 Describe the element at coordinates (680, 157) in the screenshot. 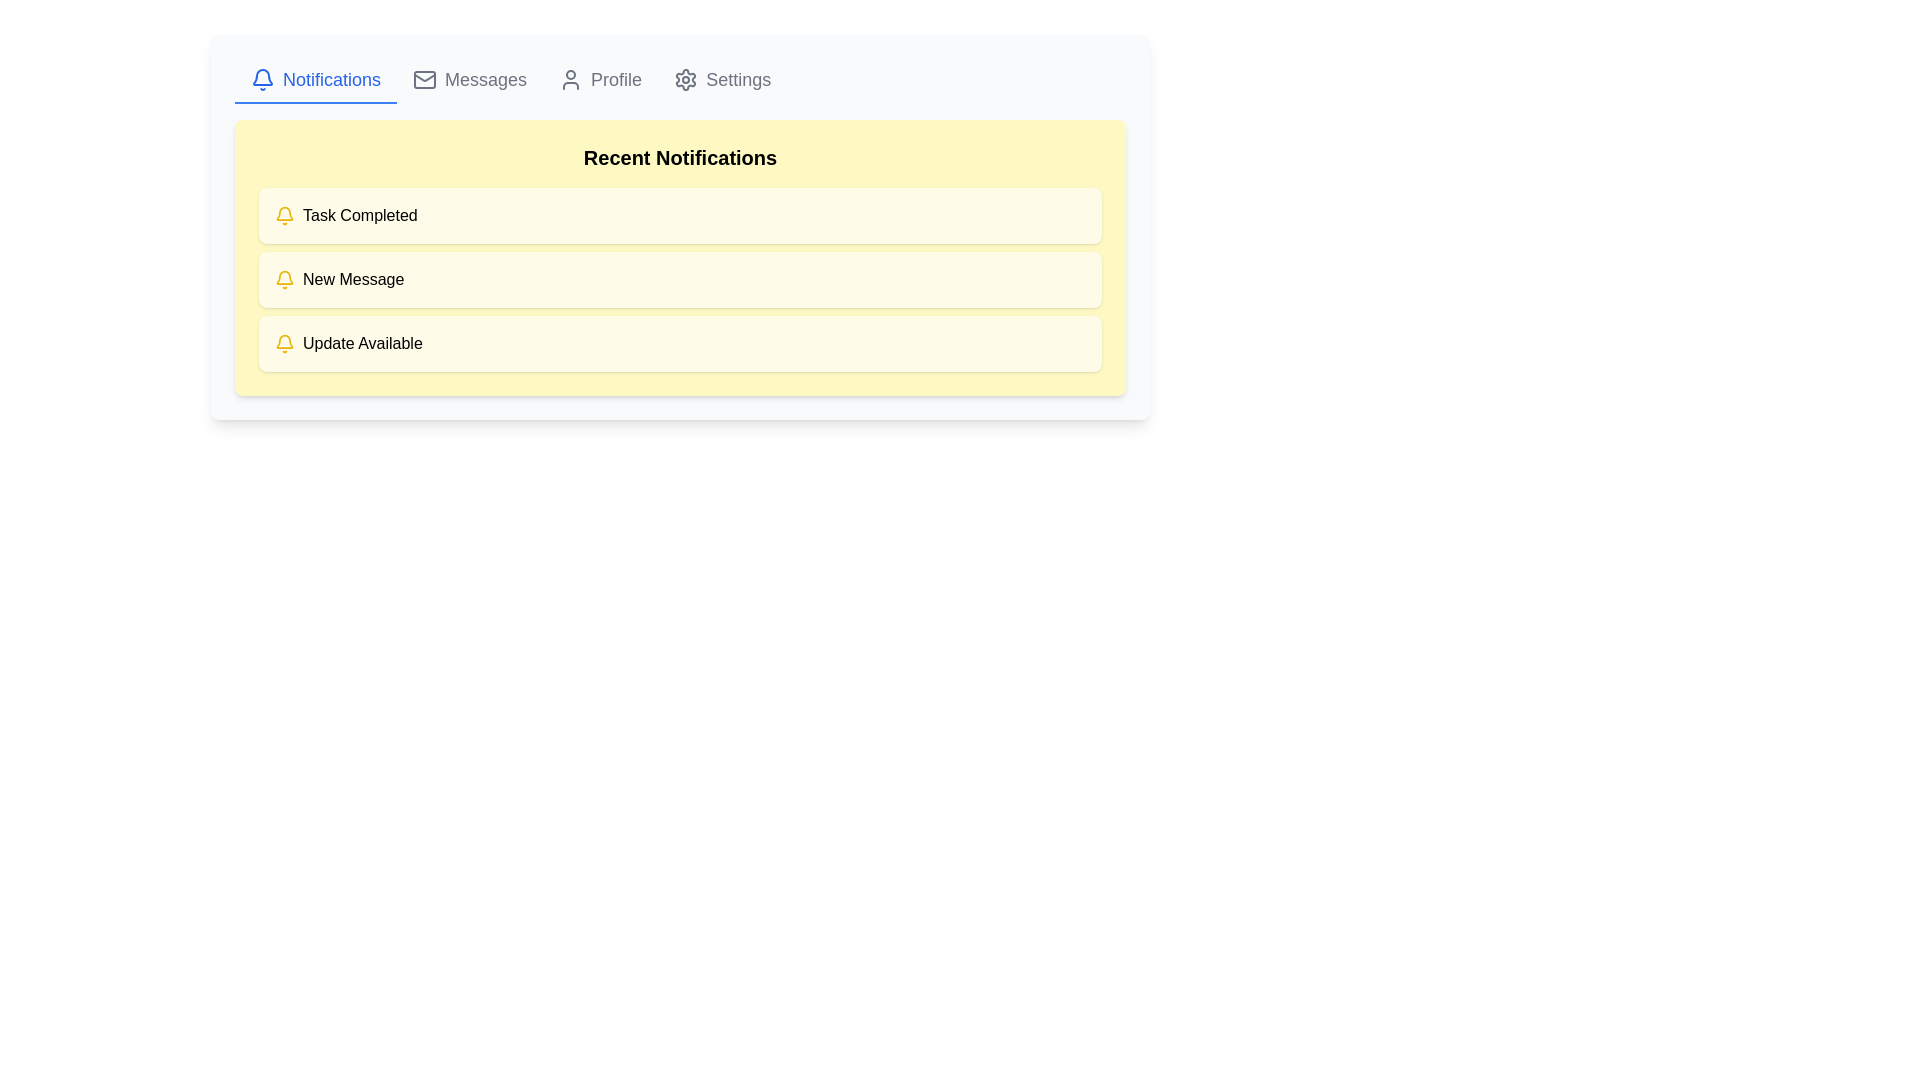

I see `the 'Recent Notifications' header located at the top of the yellow notification section` at that location.